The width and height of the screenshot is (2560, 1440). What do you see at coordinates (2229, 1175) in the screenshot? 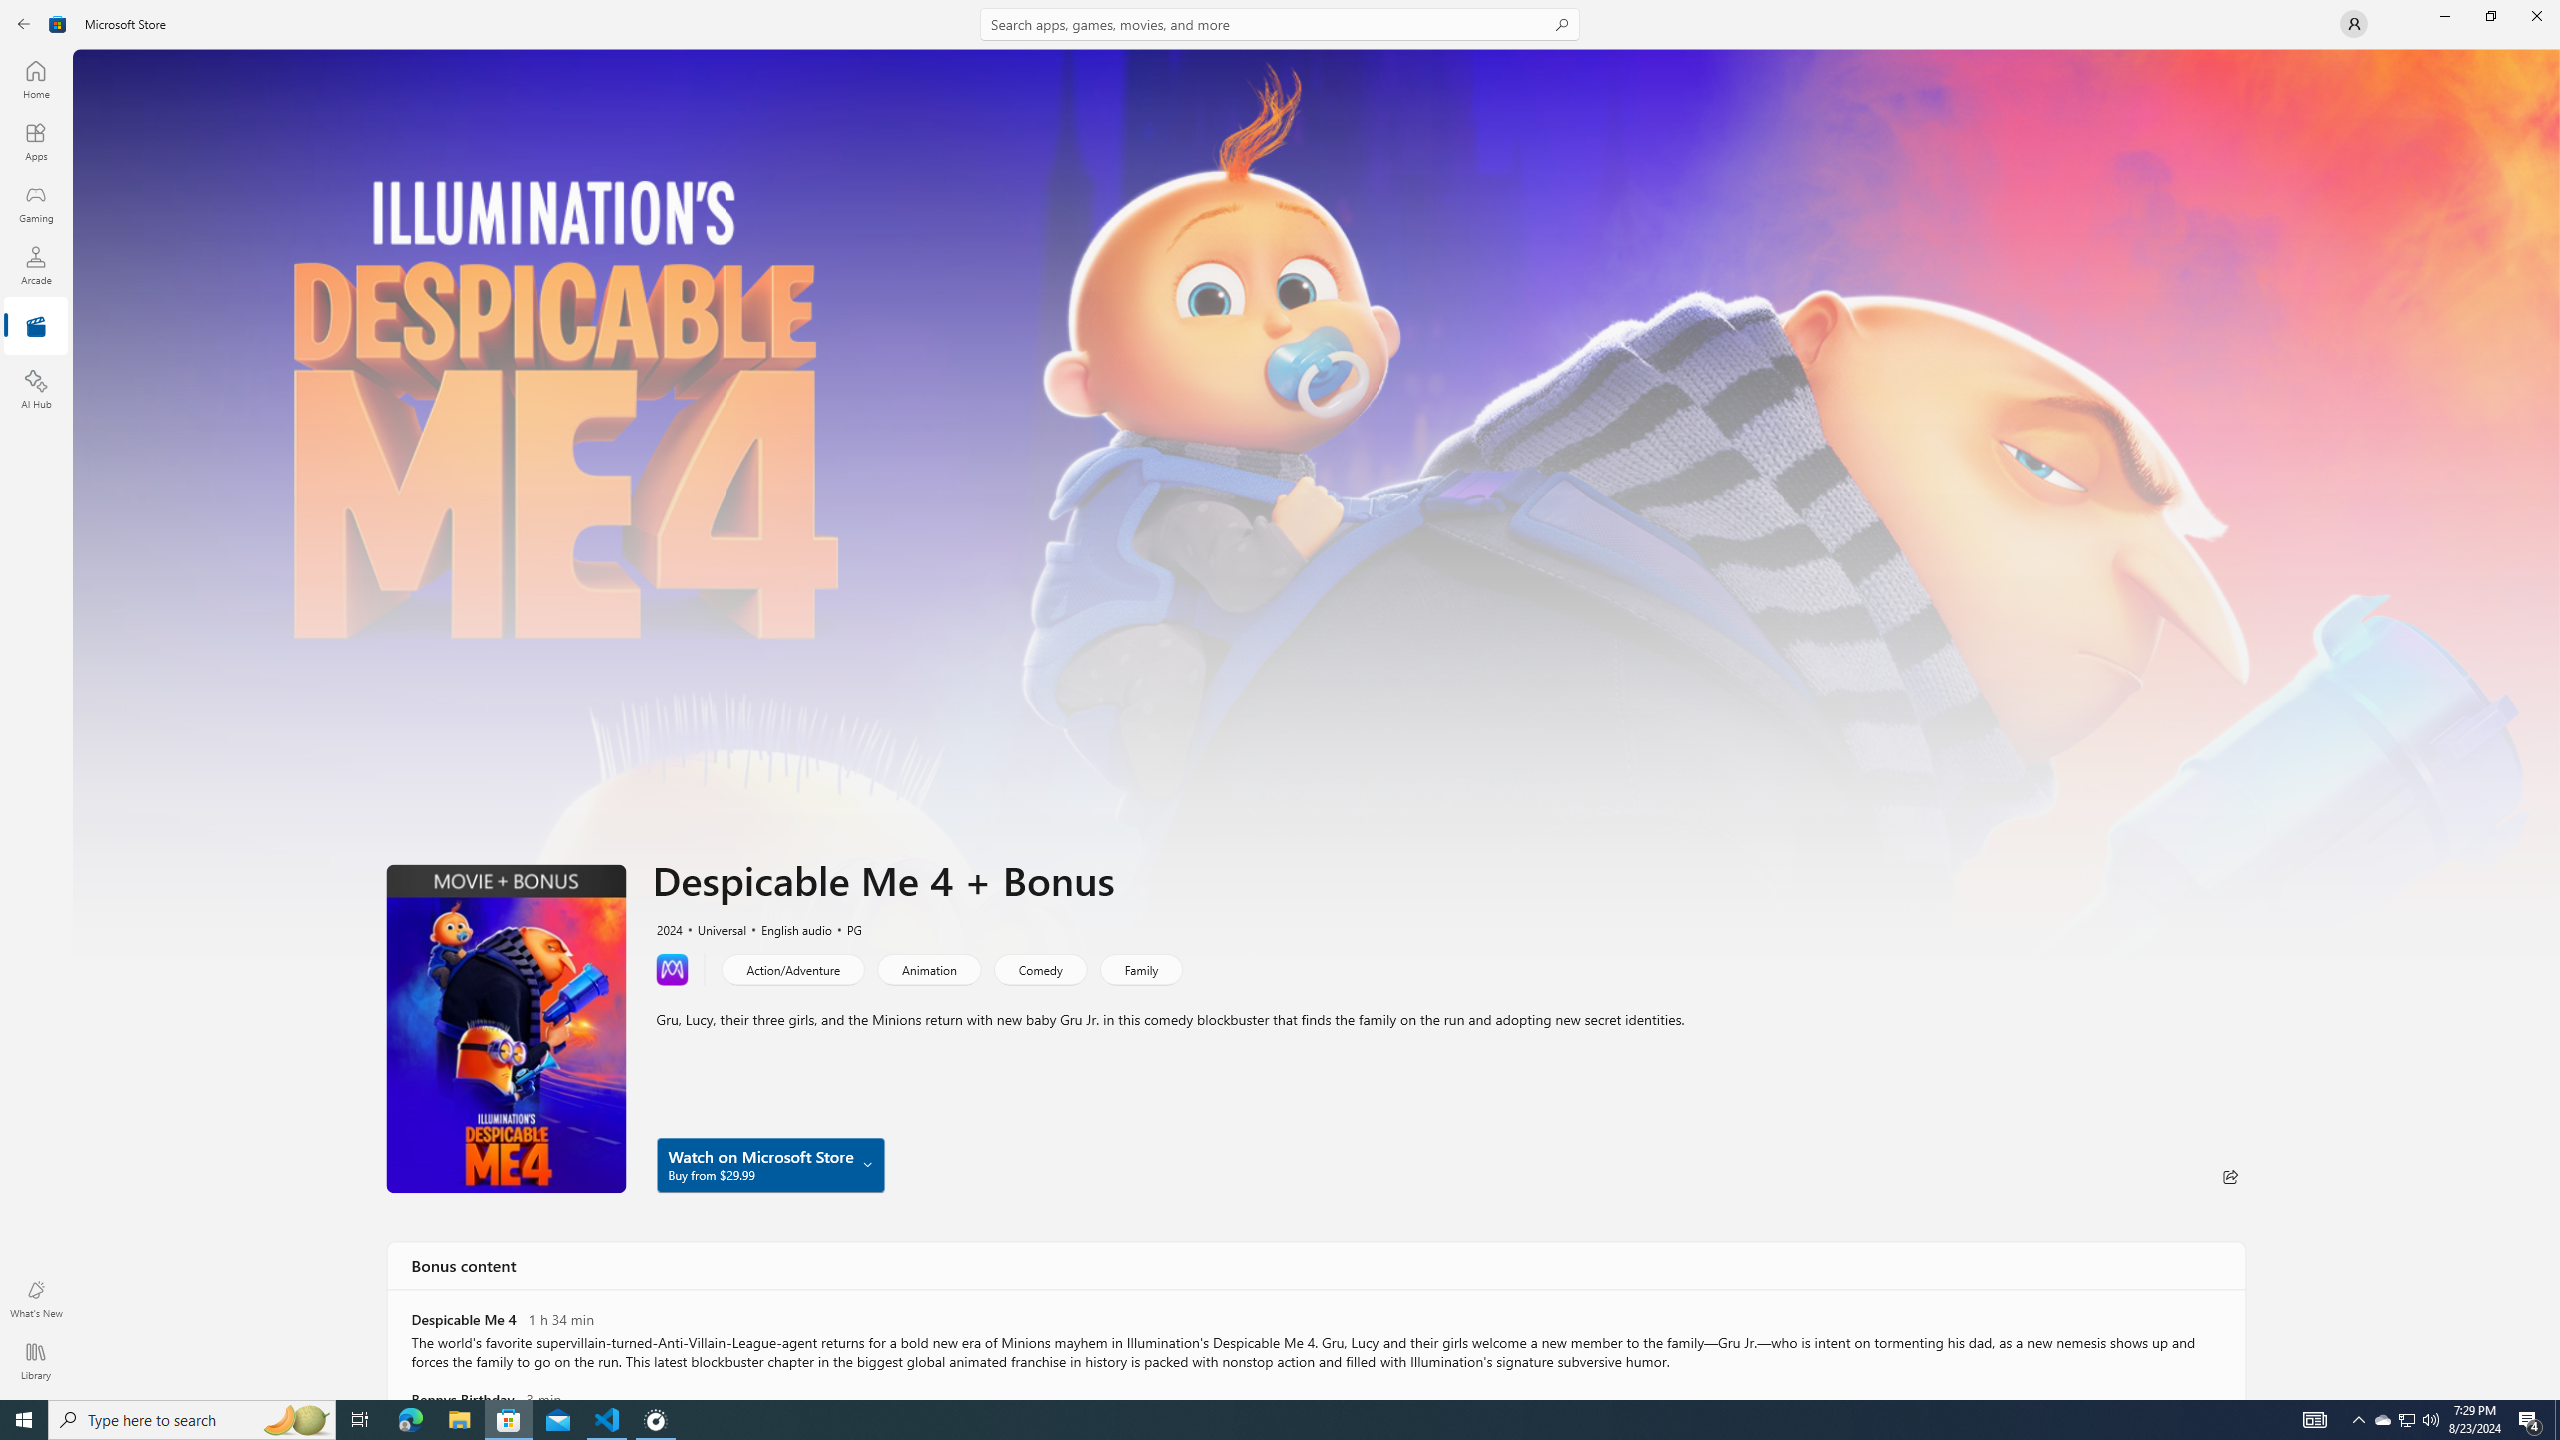
I see `'Share'` at bounding box center [2229, 1175].